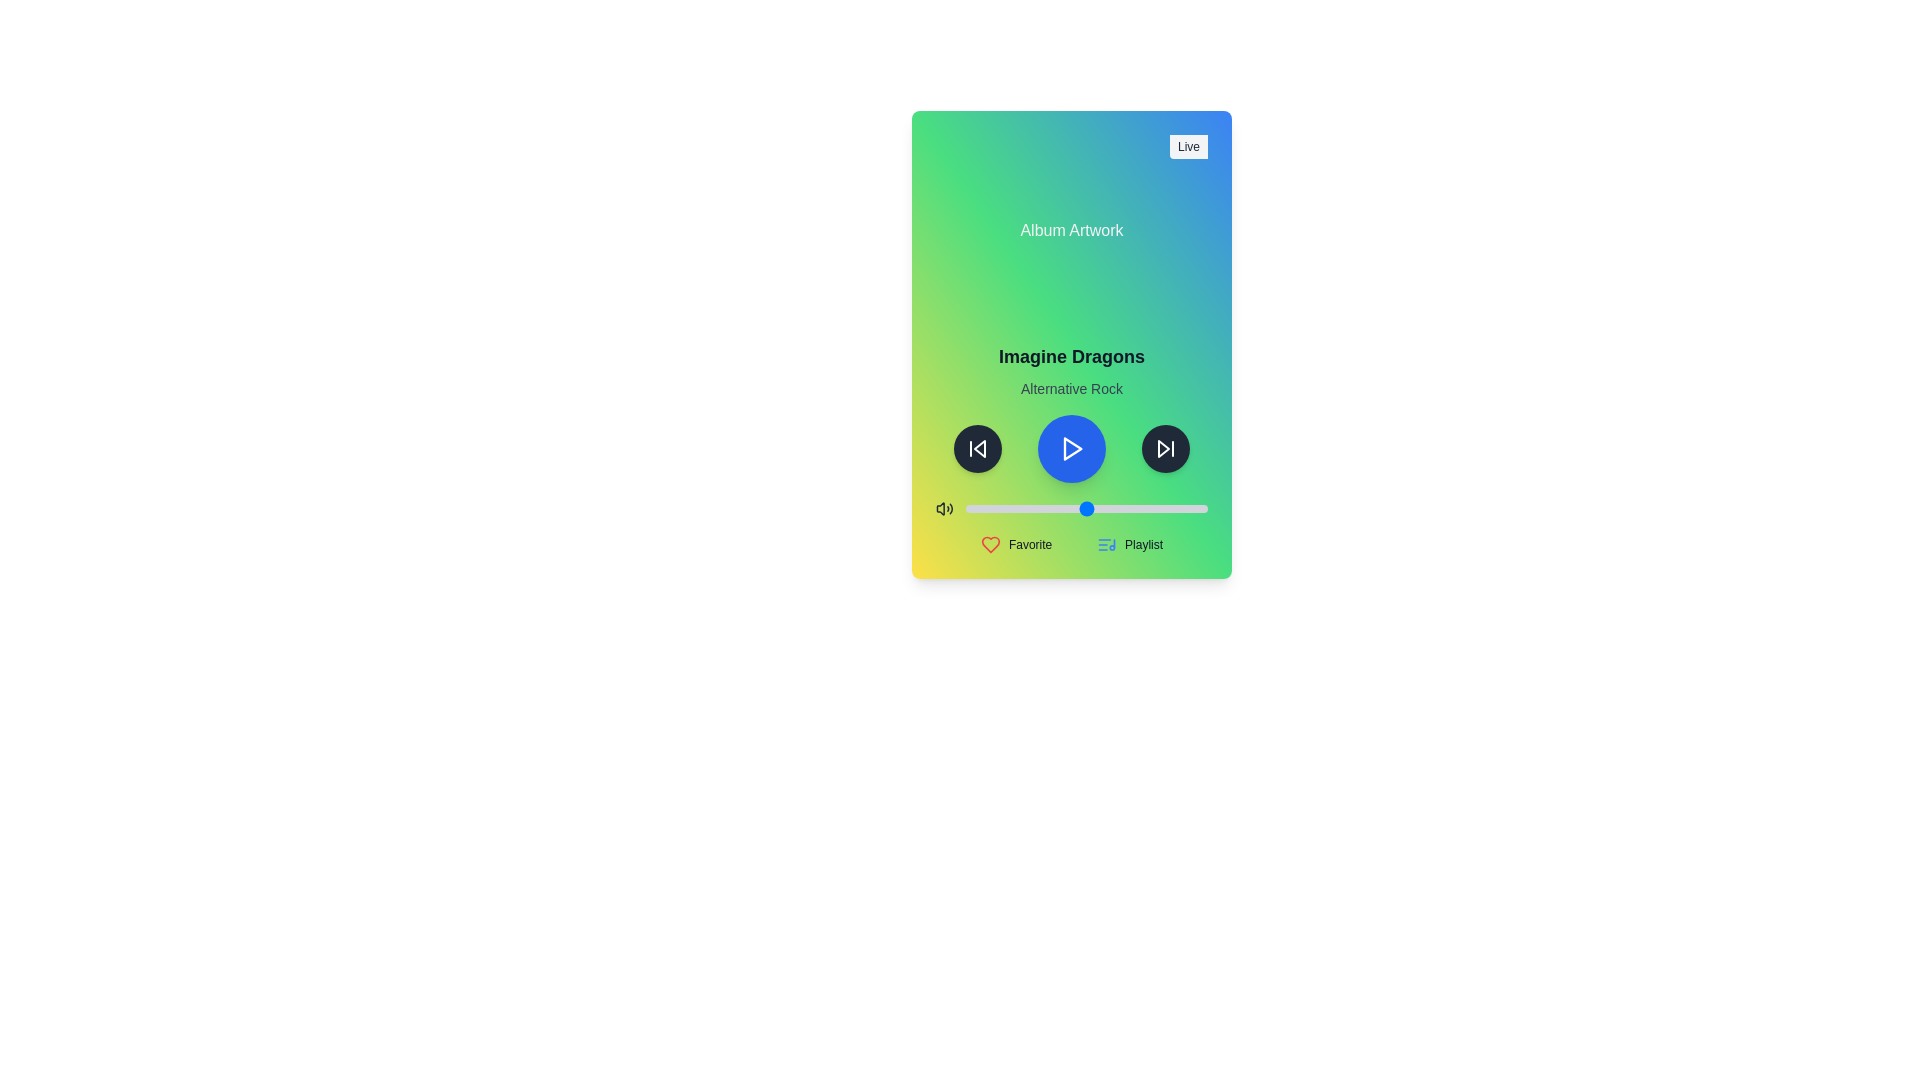 This screenshot has height=1080, width=1920. I want to click on the 'Playlist' text label, so click(1144, 544).